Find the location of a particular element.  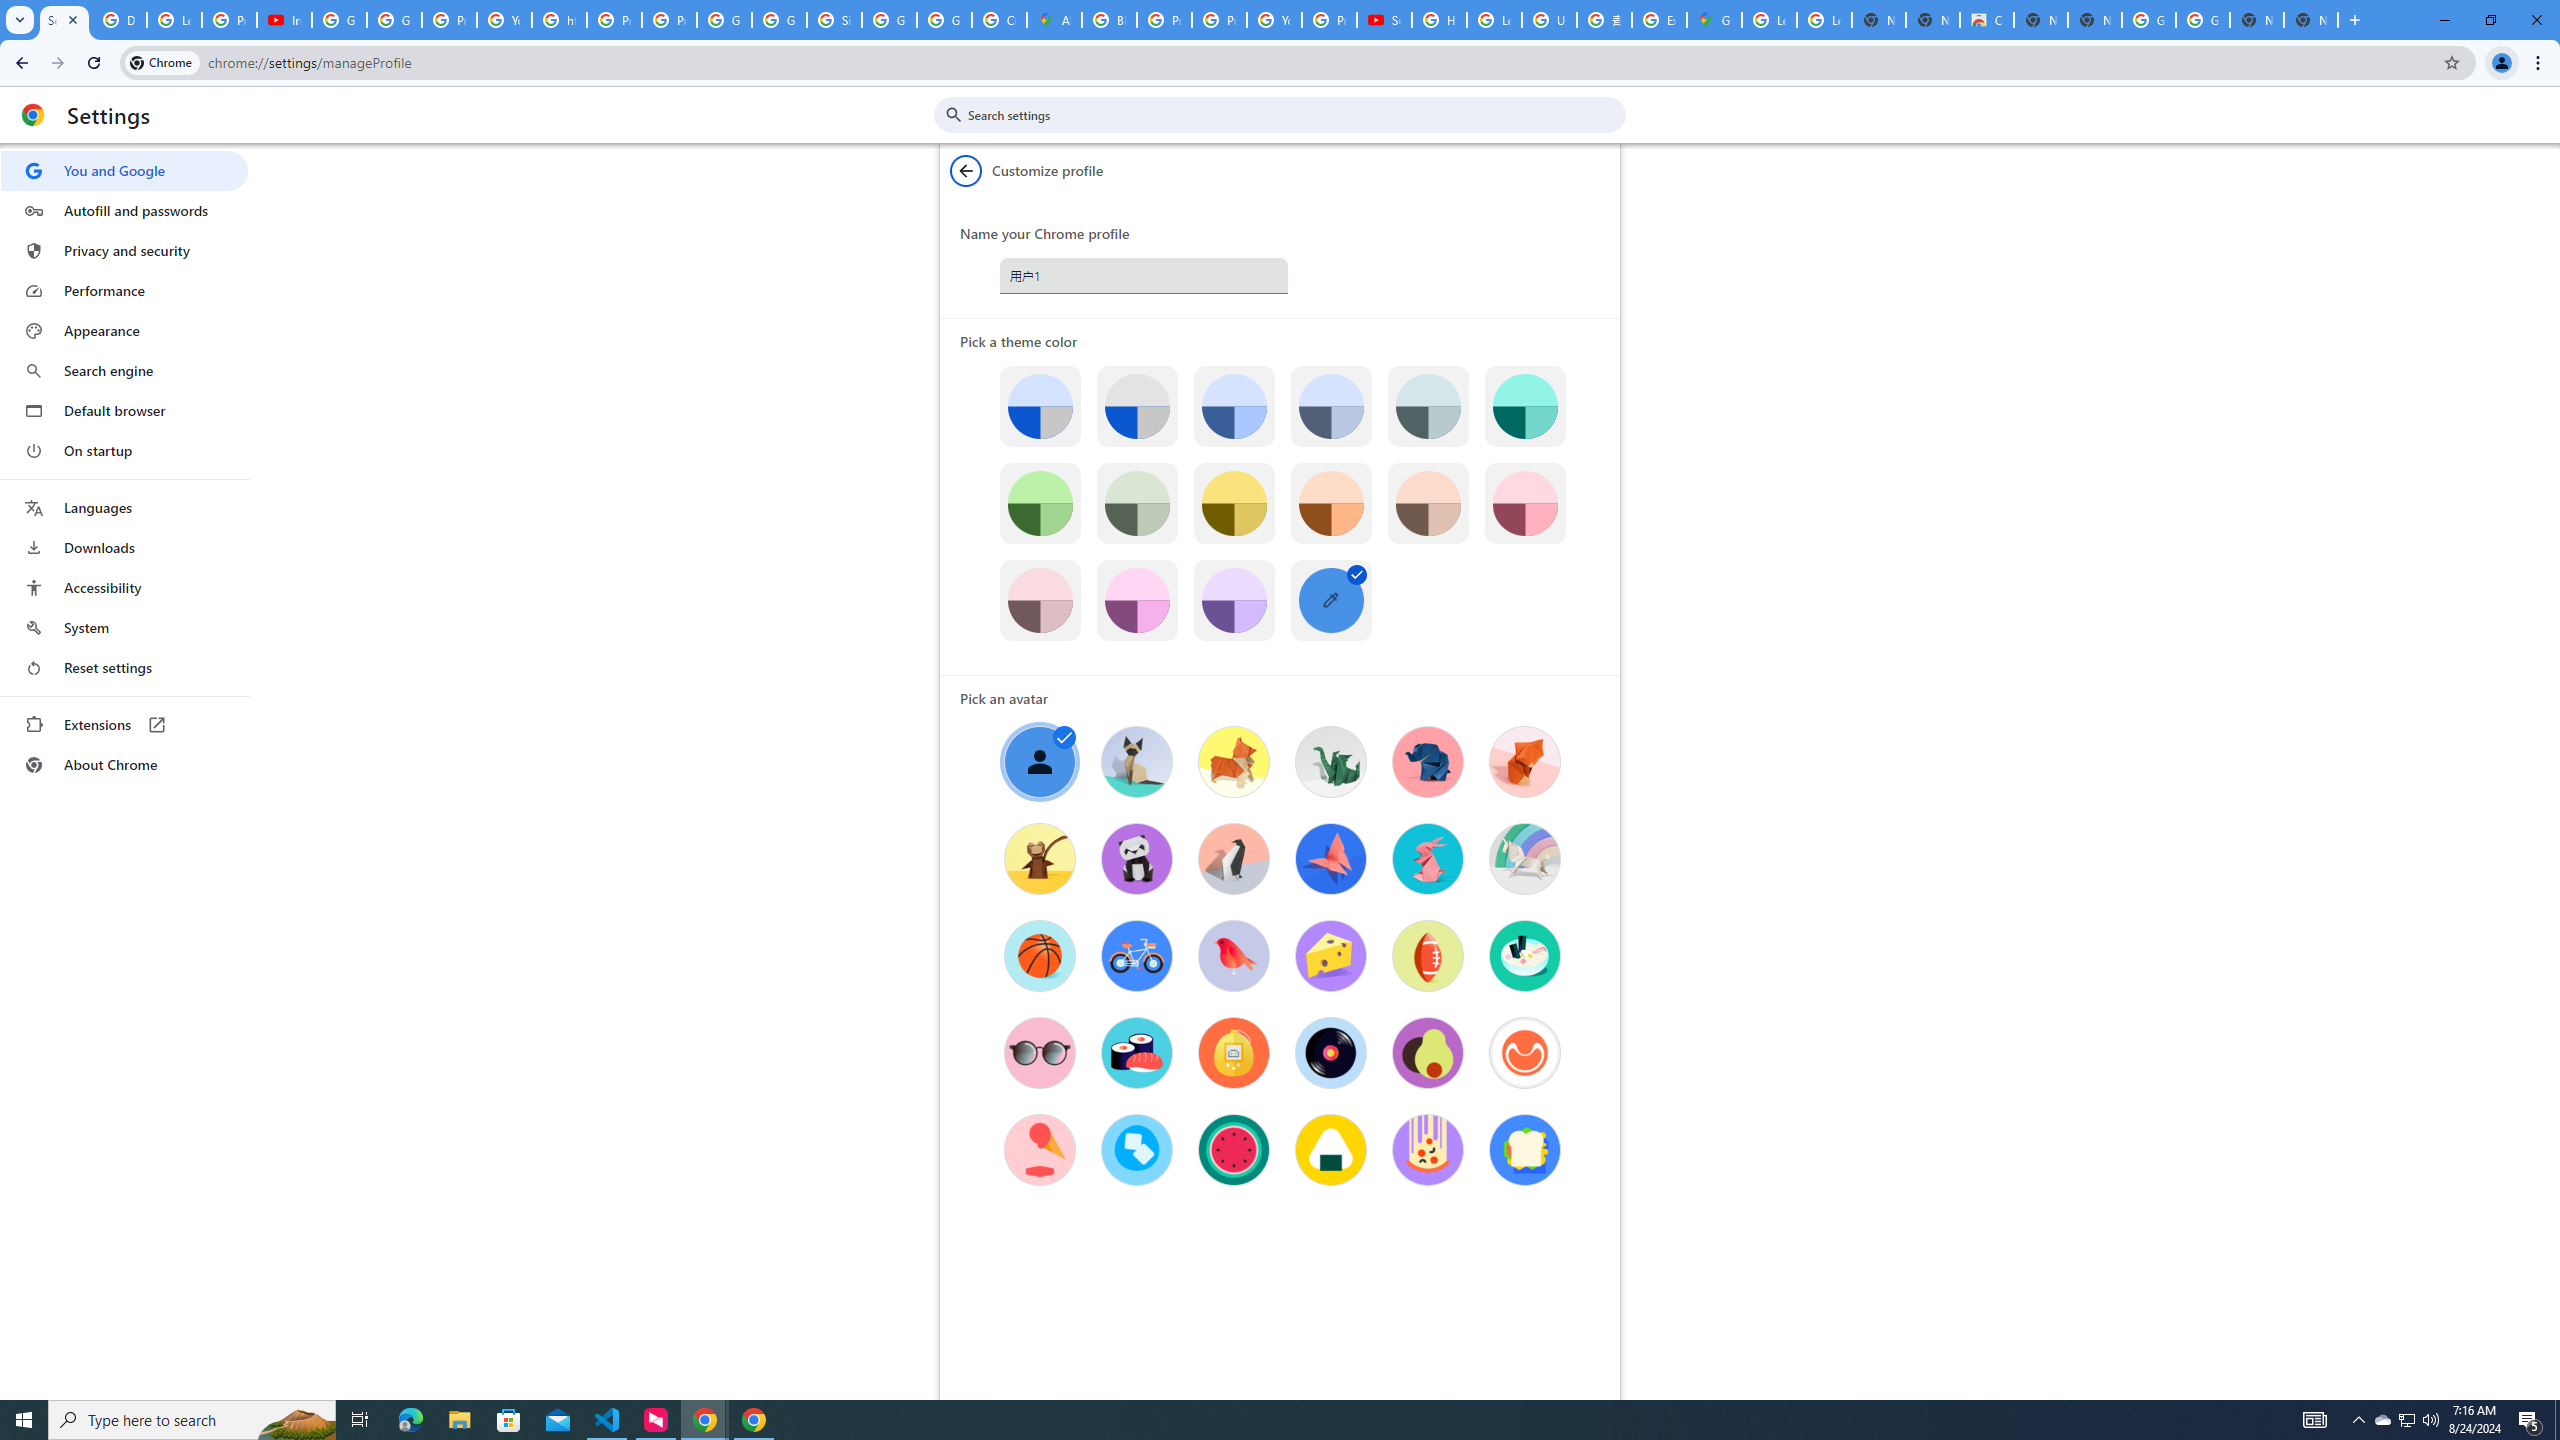

'Reset settings' is located at coordinates (123, 667).